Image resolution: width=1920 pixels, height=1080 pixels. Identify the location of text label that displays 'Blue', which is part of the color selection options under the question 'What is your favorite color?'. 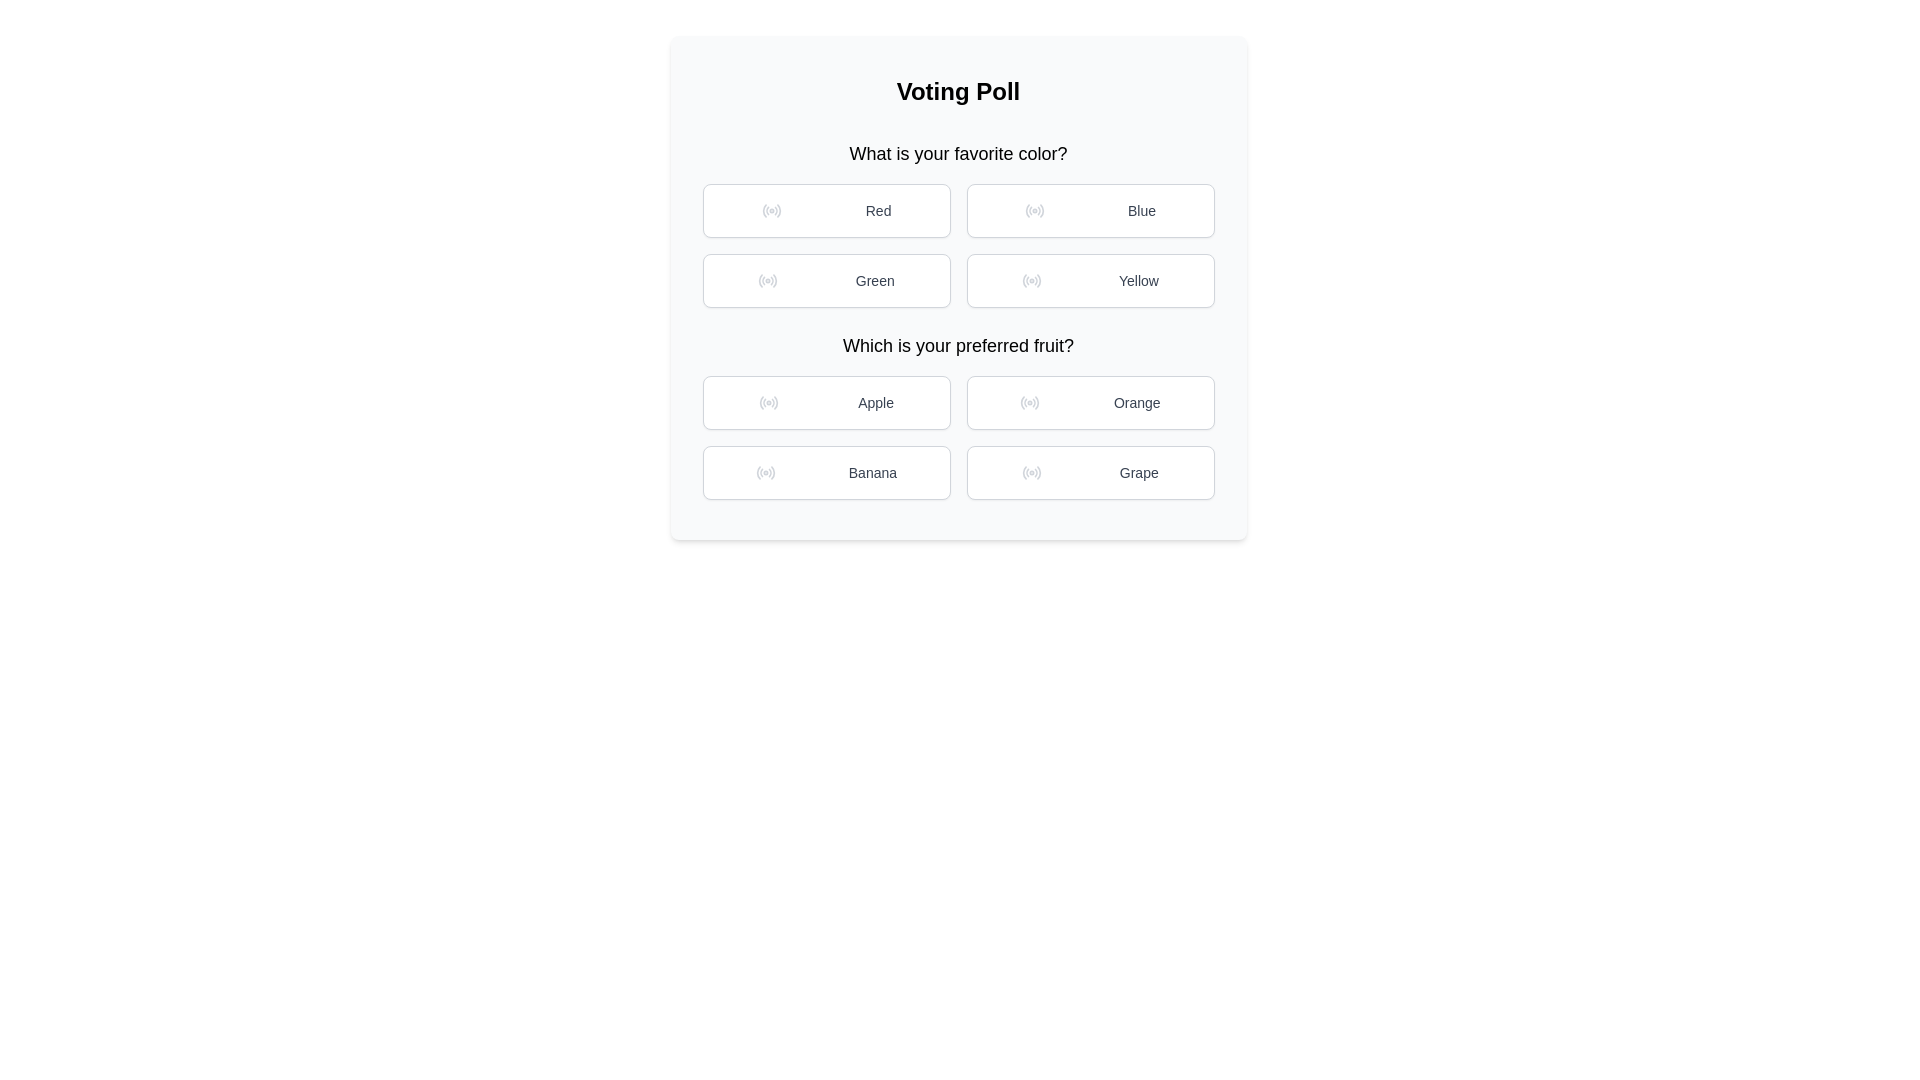
(1142, 211).